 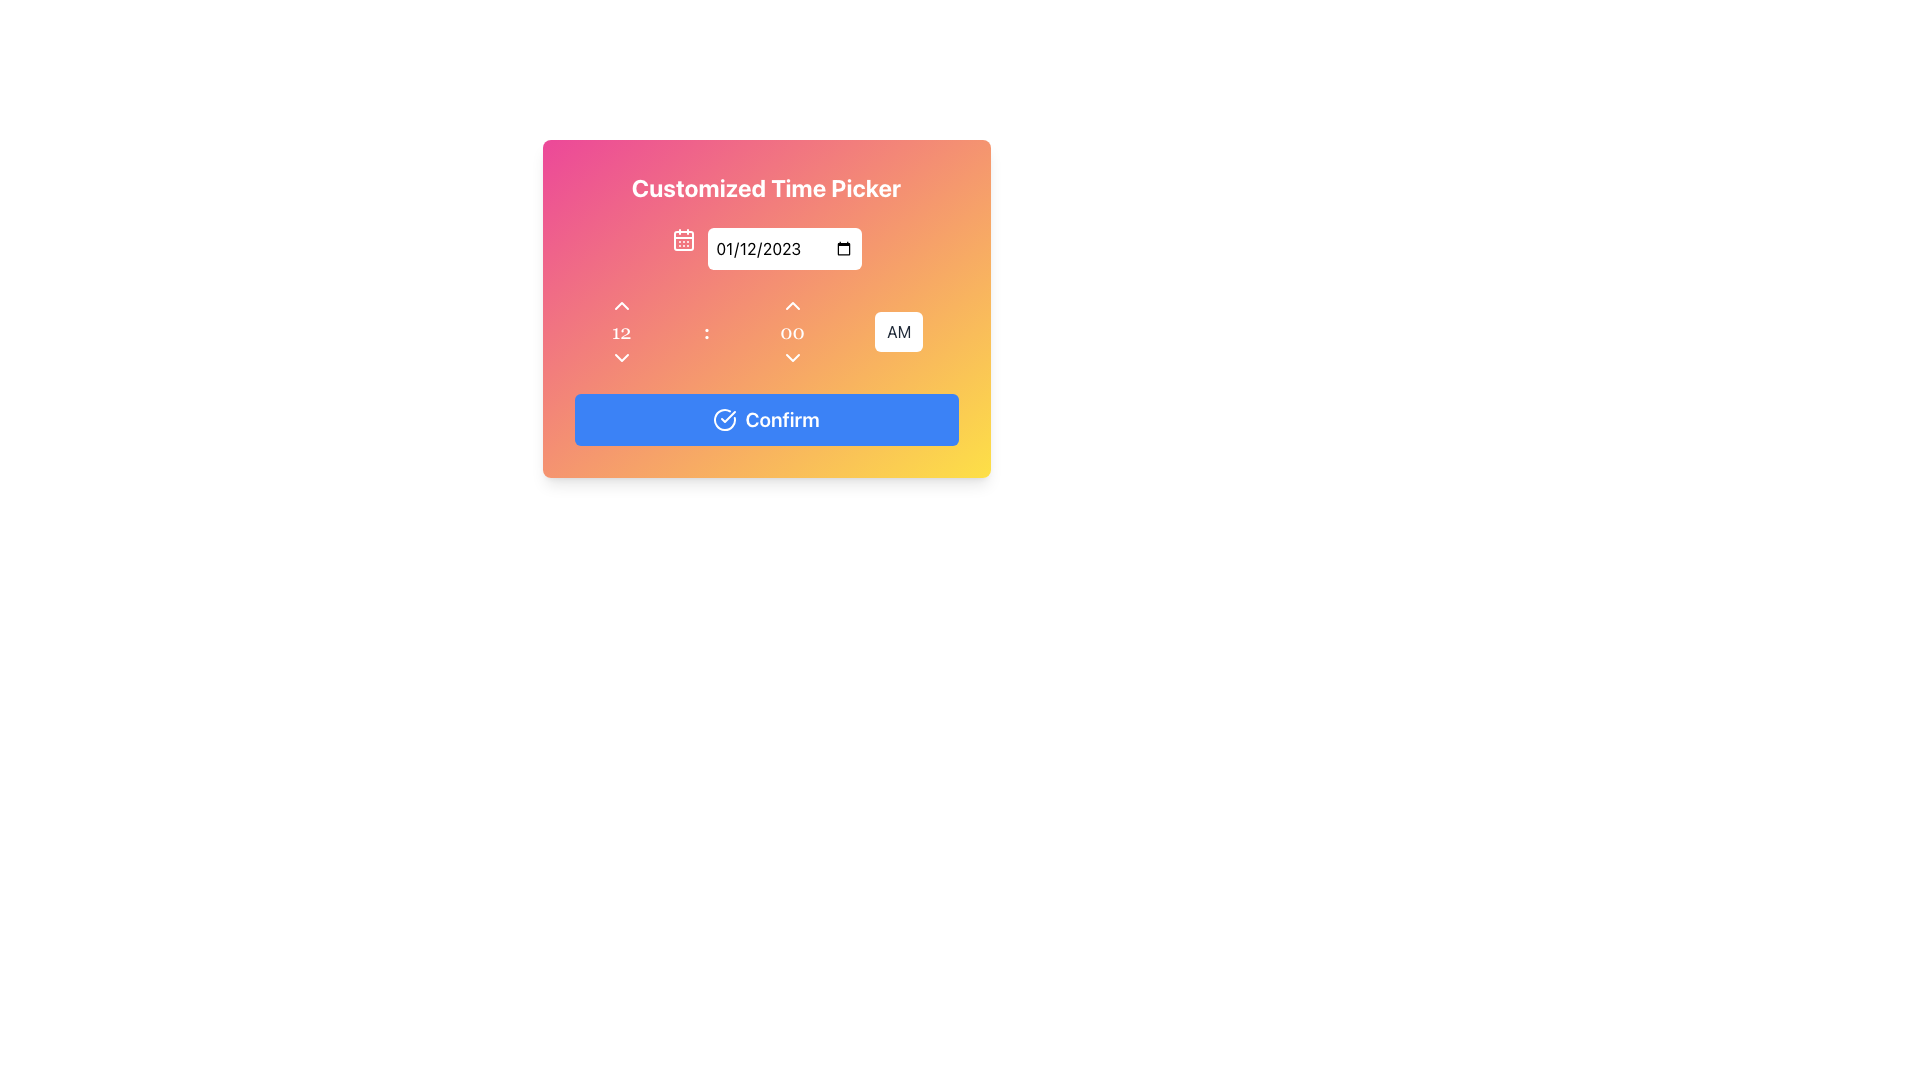 I want to click on the Date input box styled with a white background and black text to activate the date picker functionality, so click(x=783, y=248).